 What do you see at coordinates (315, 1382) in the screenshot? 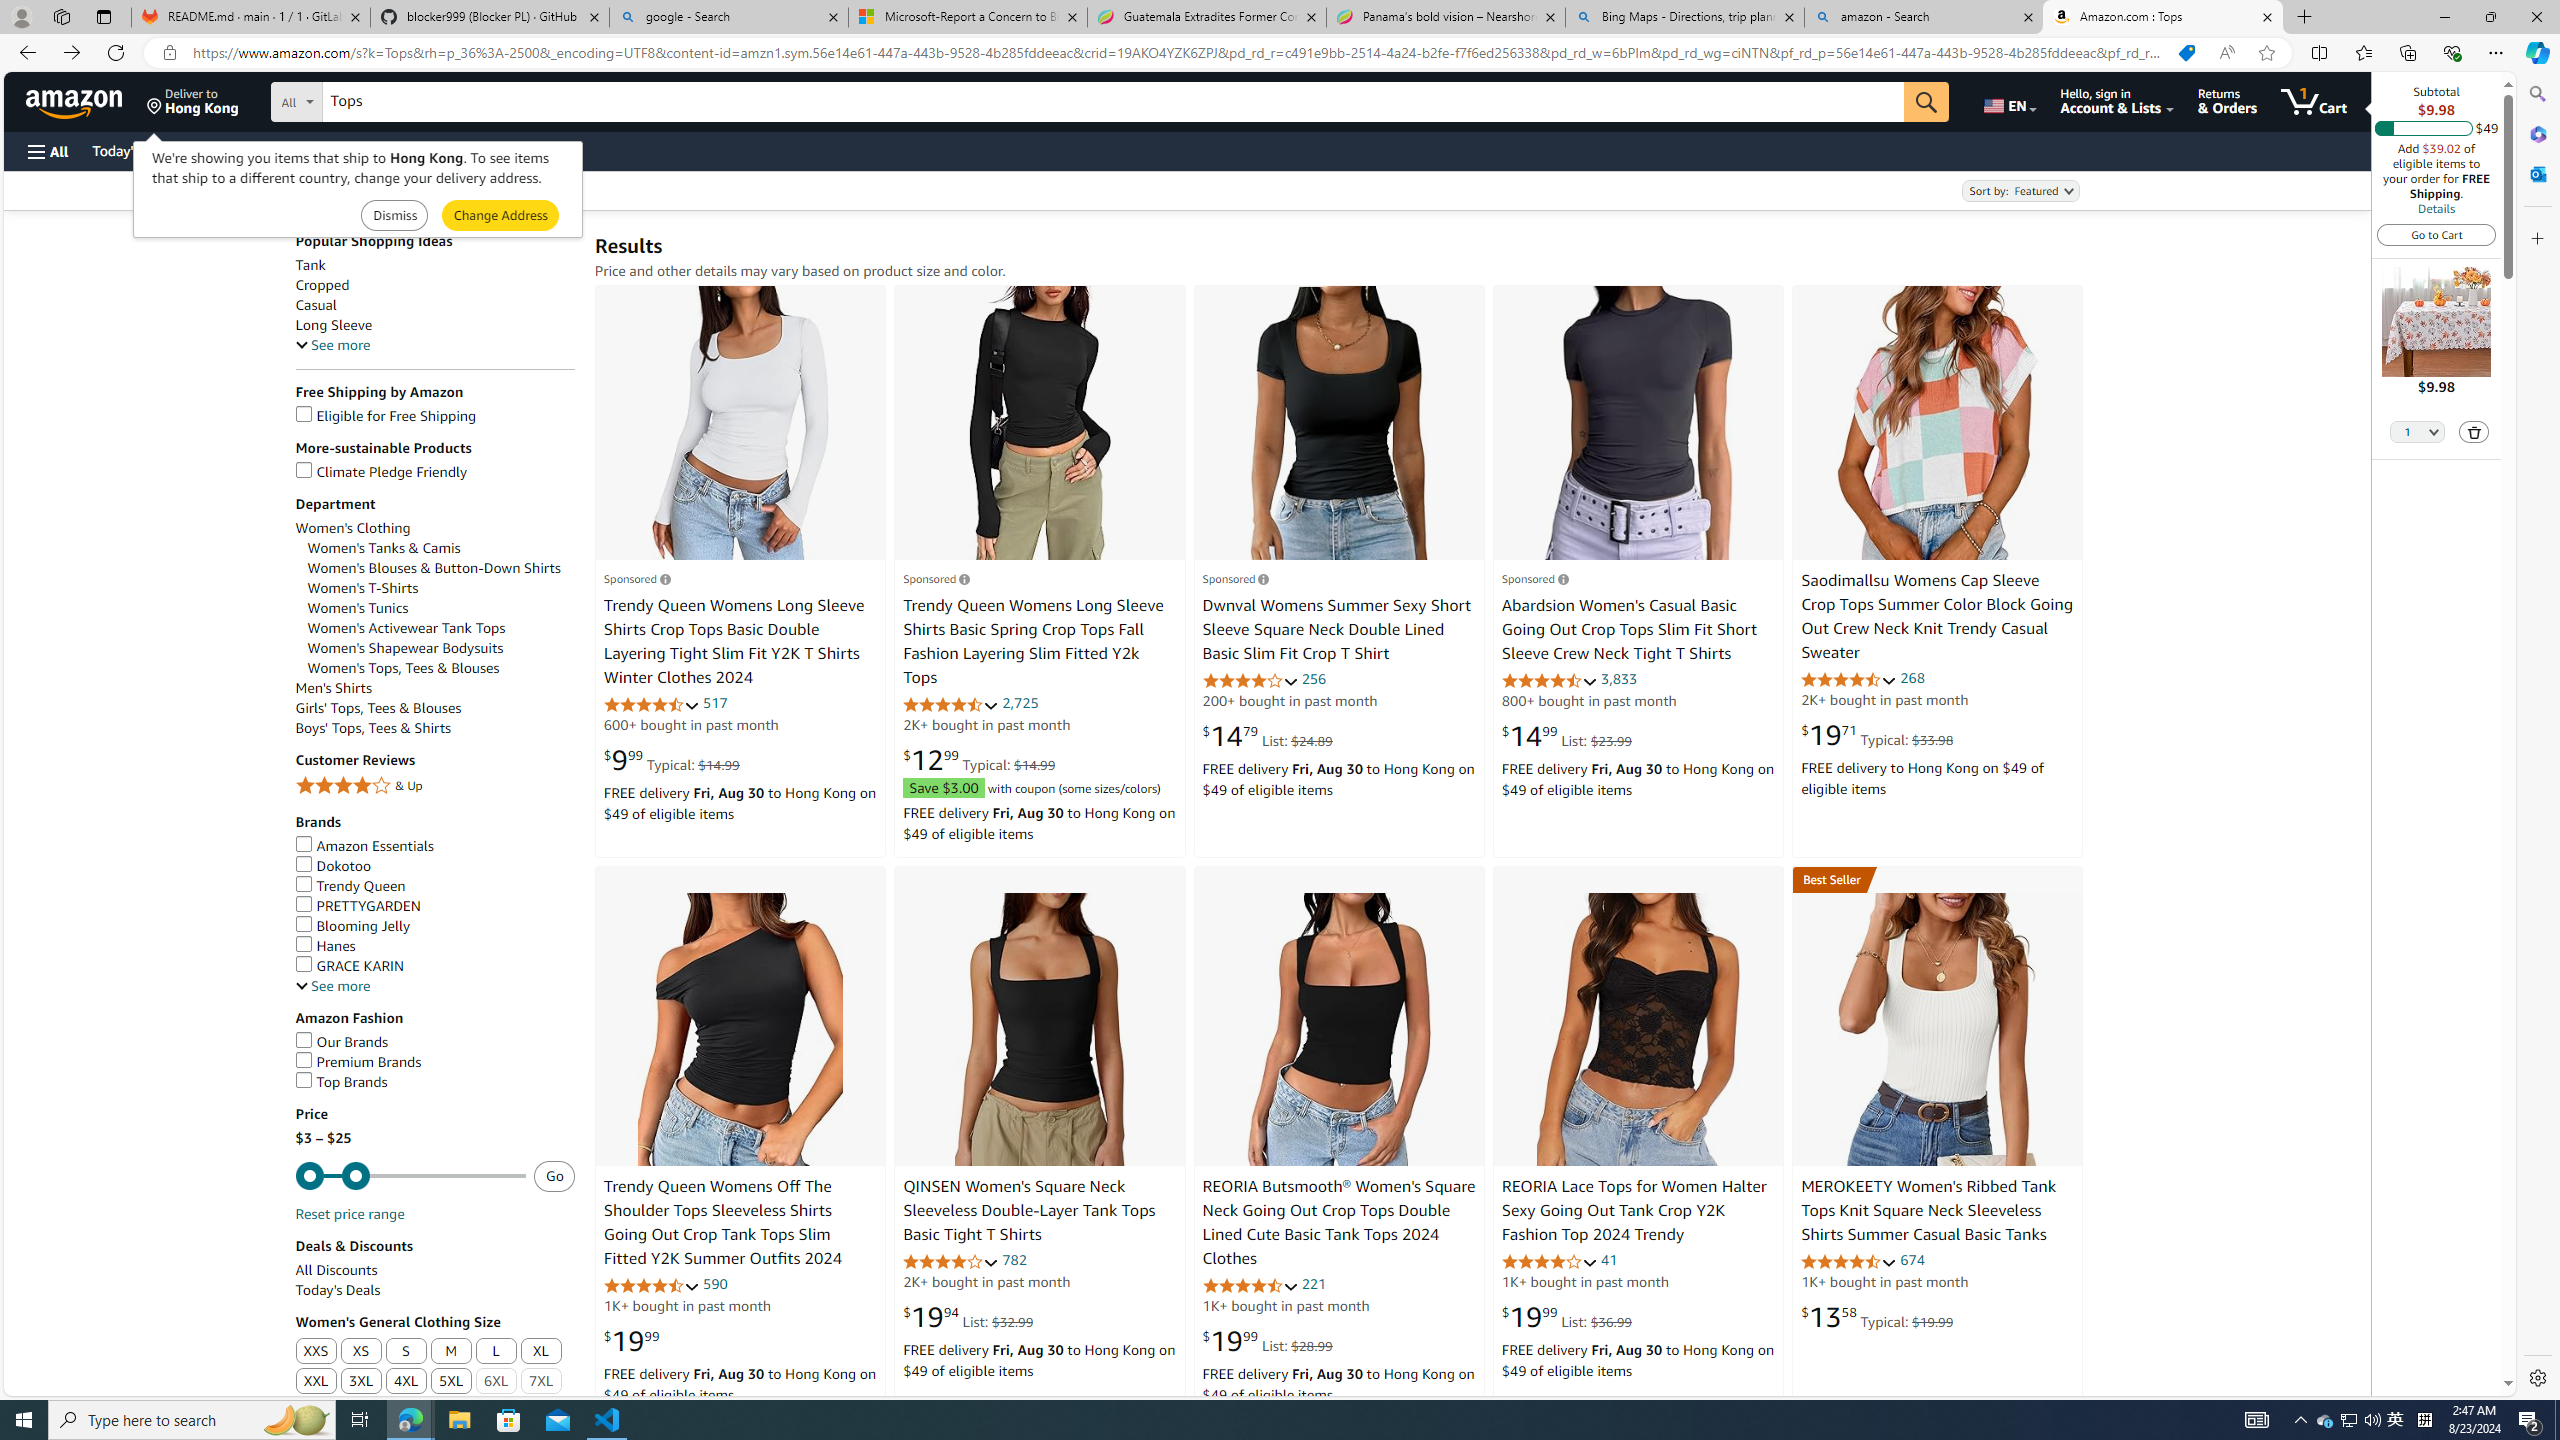
I see `'XXL'` at bounding box center [315, 1382].